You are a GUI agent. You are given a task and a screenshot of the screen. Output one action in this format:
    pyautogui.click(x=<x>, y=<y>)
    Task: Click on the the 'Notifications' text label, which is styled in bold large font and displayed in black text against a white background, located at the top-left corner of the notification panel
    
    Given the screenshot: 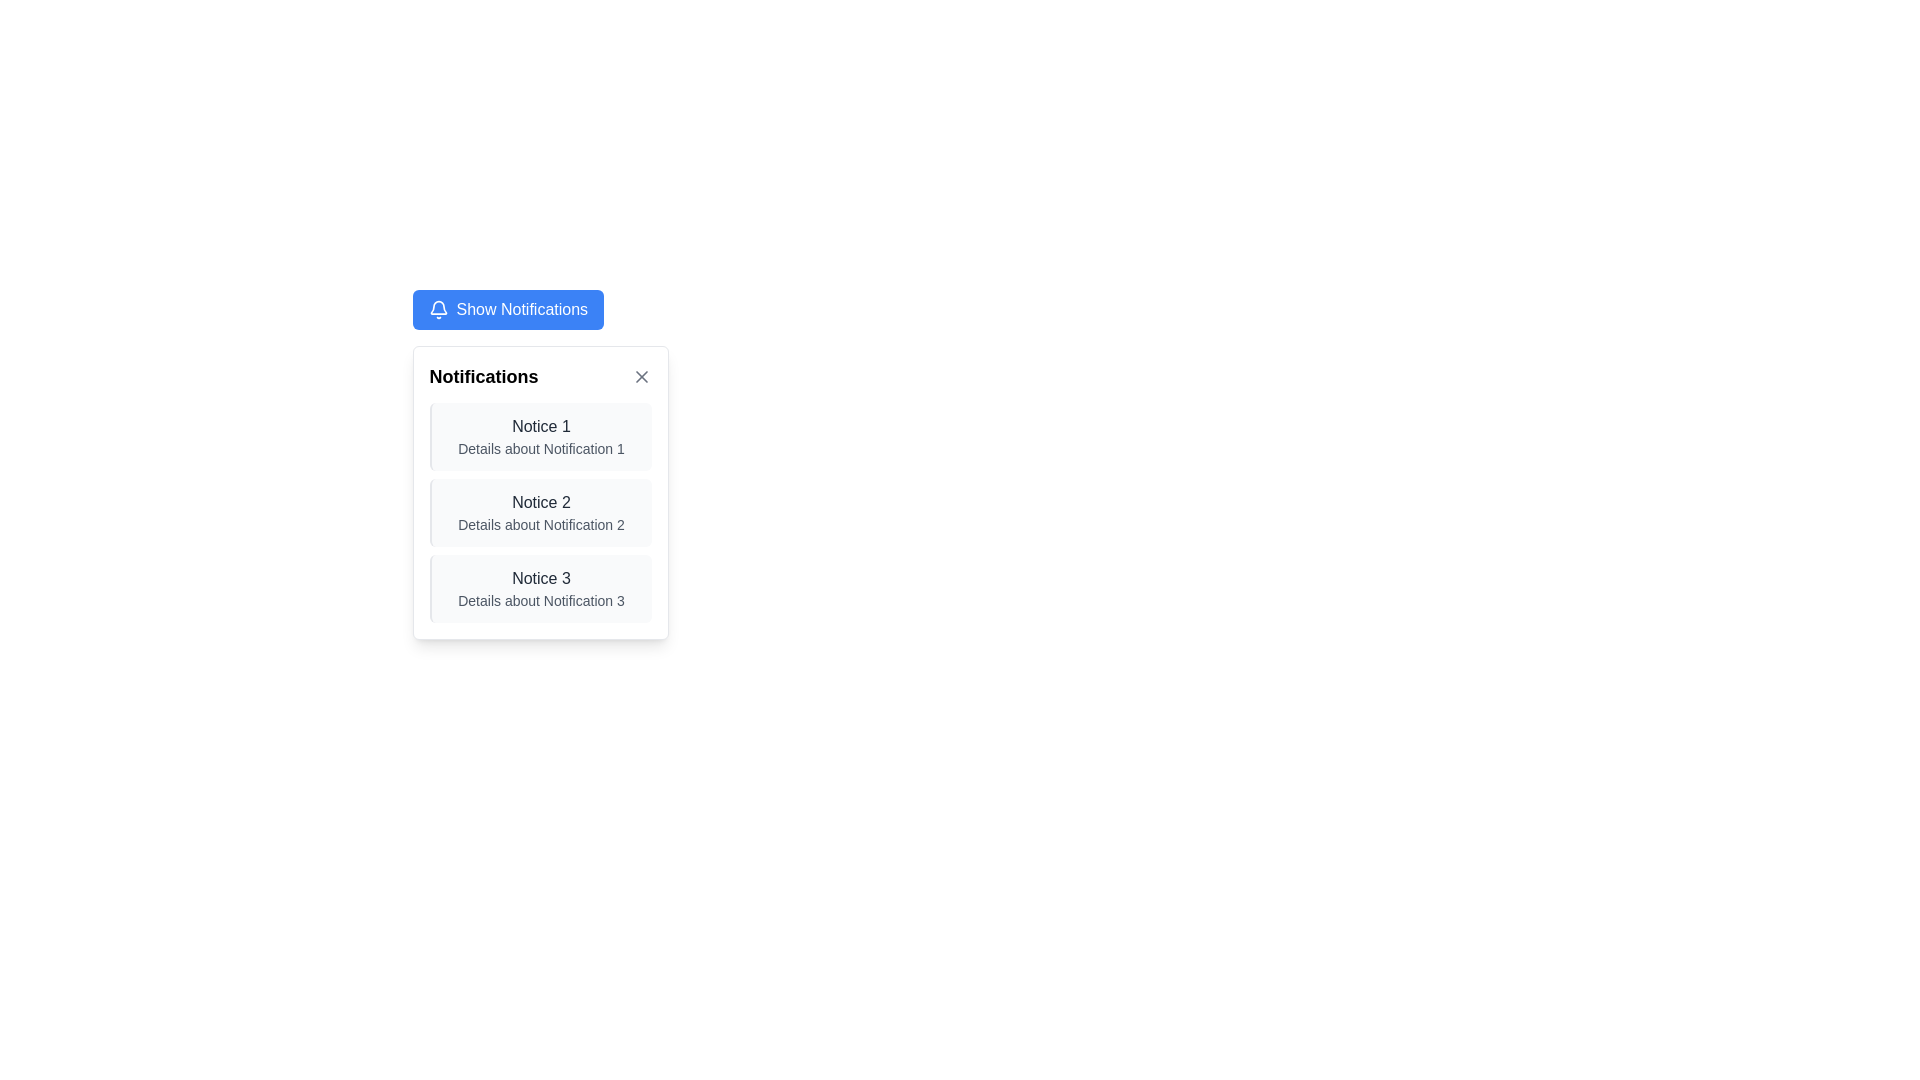 What is the action you would take?
    pyautogui.click(x=484, y=377)
    